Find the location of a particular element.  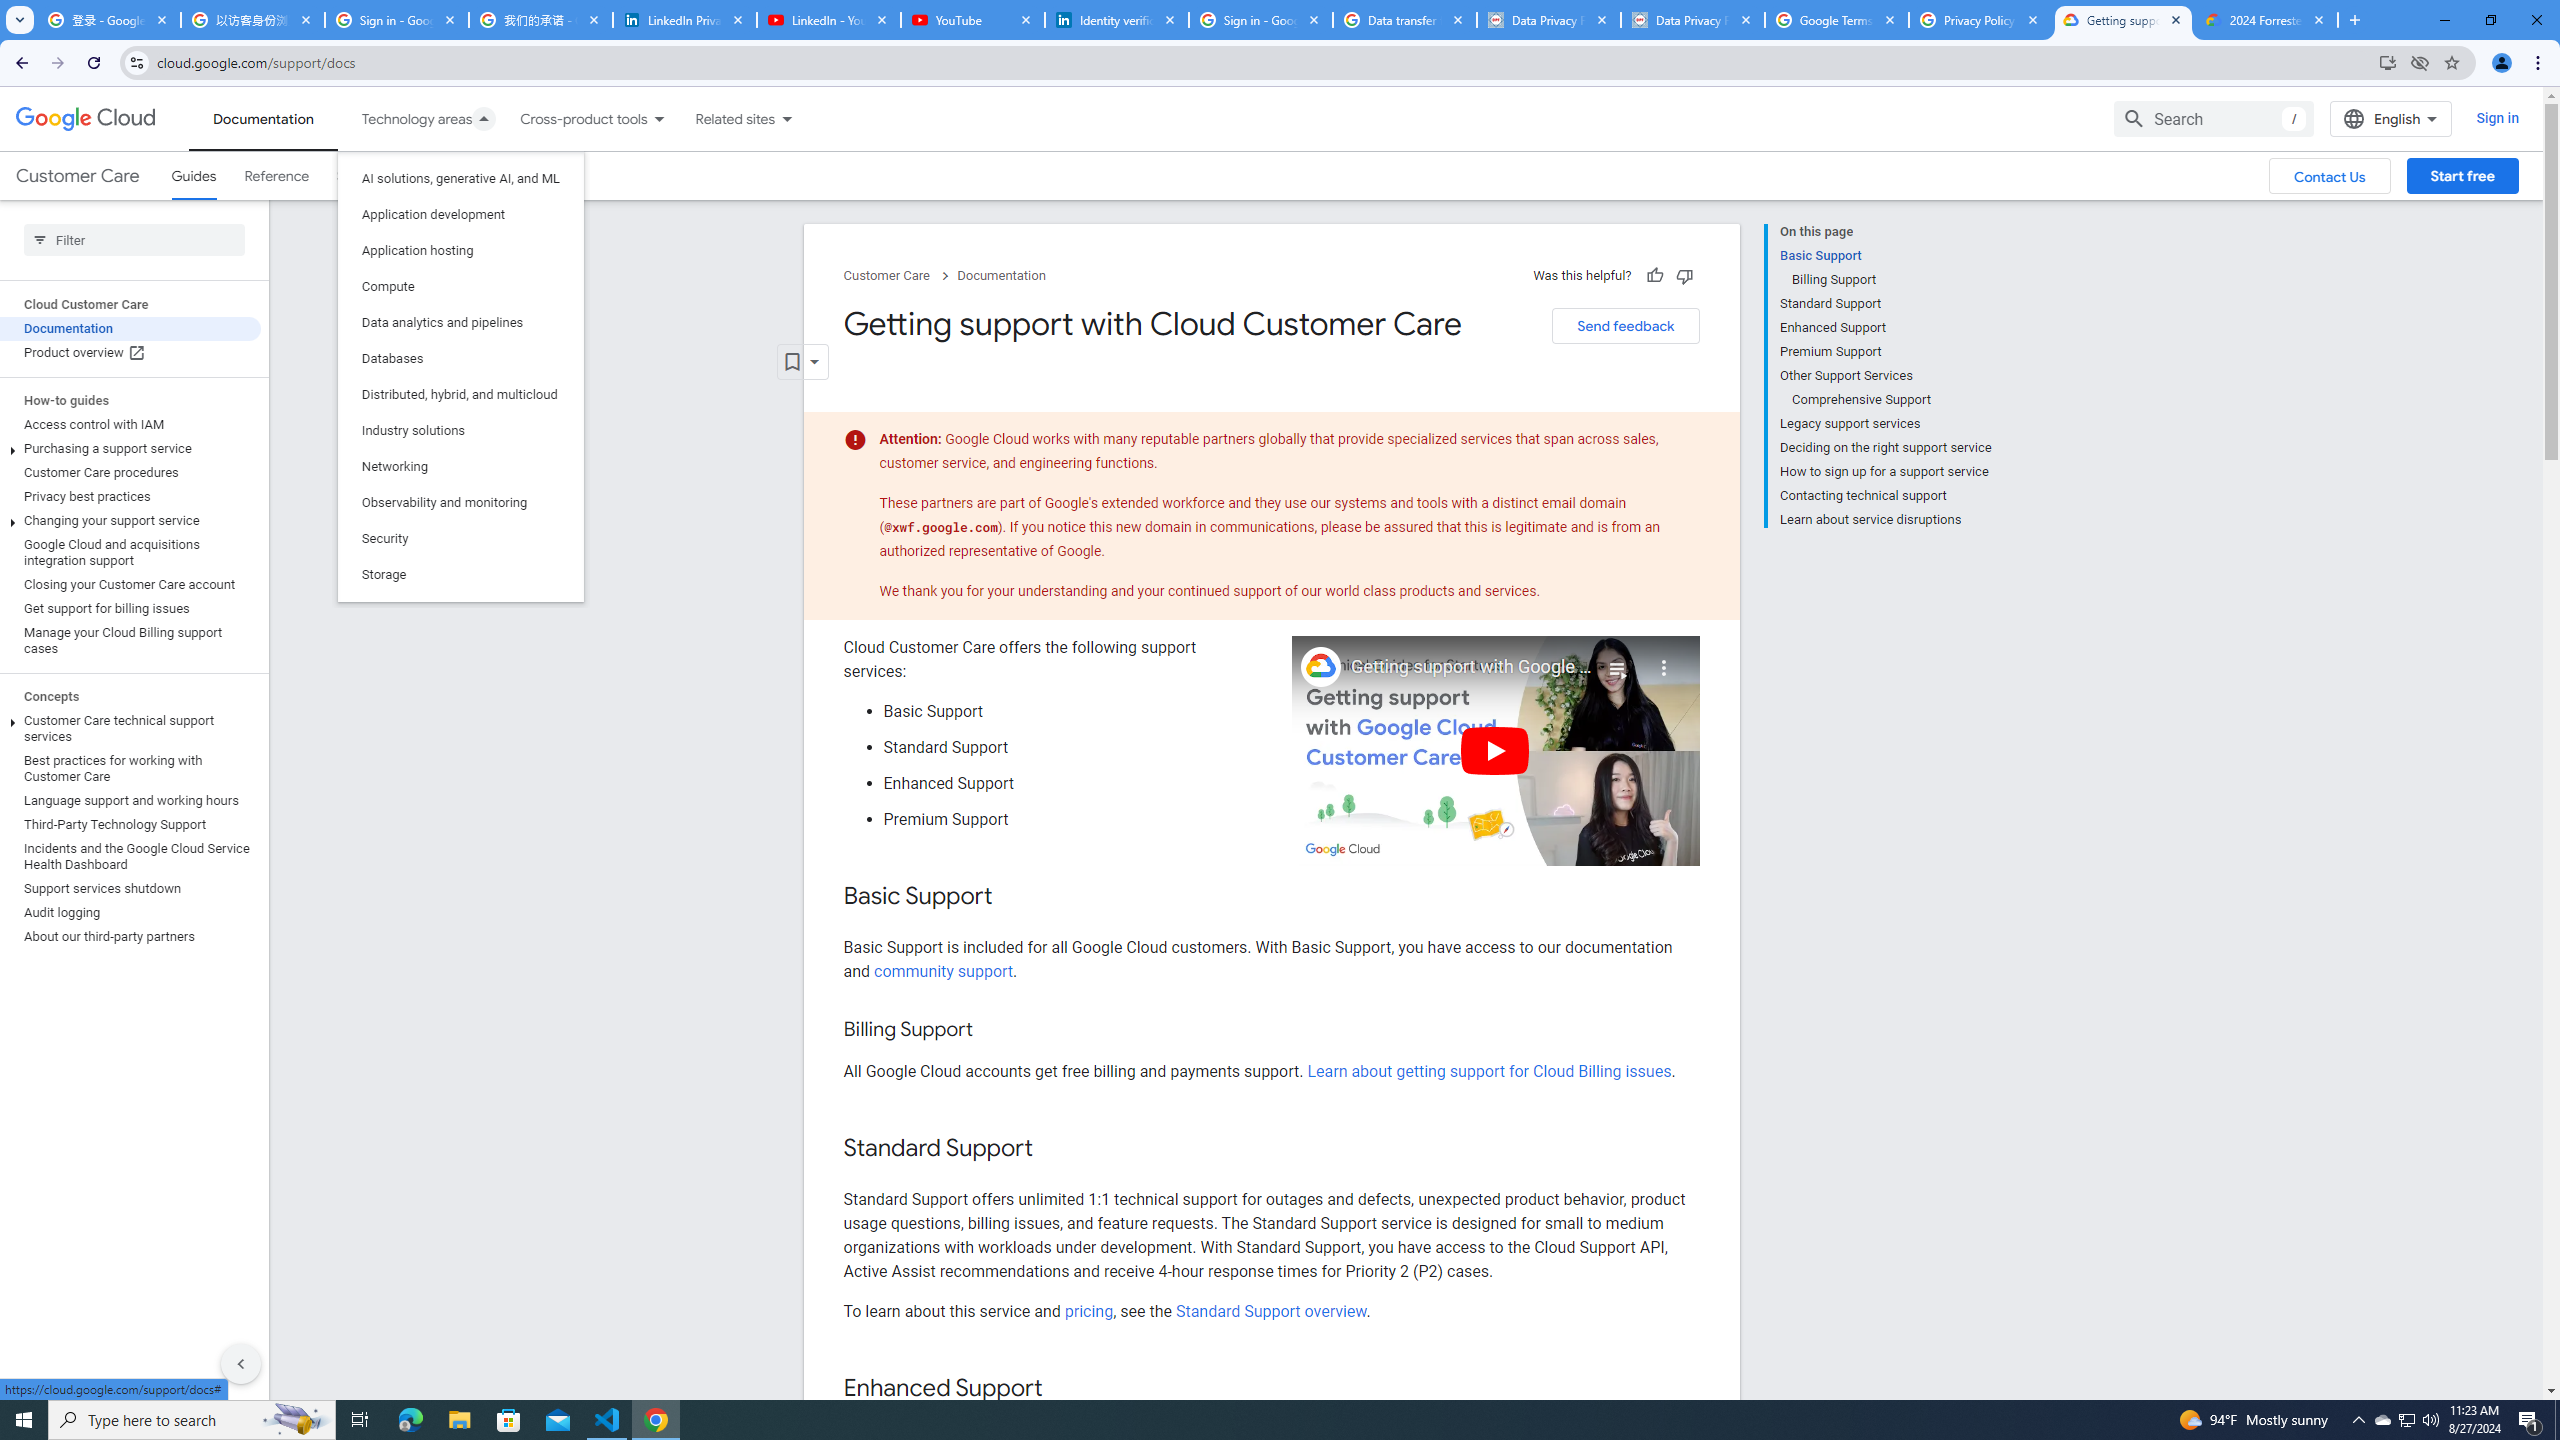

'Data Privacy Framework' is located at coordinates (1548, 19).